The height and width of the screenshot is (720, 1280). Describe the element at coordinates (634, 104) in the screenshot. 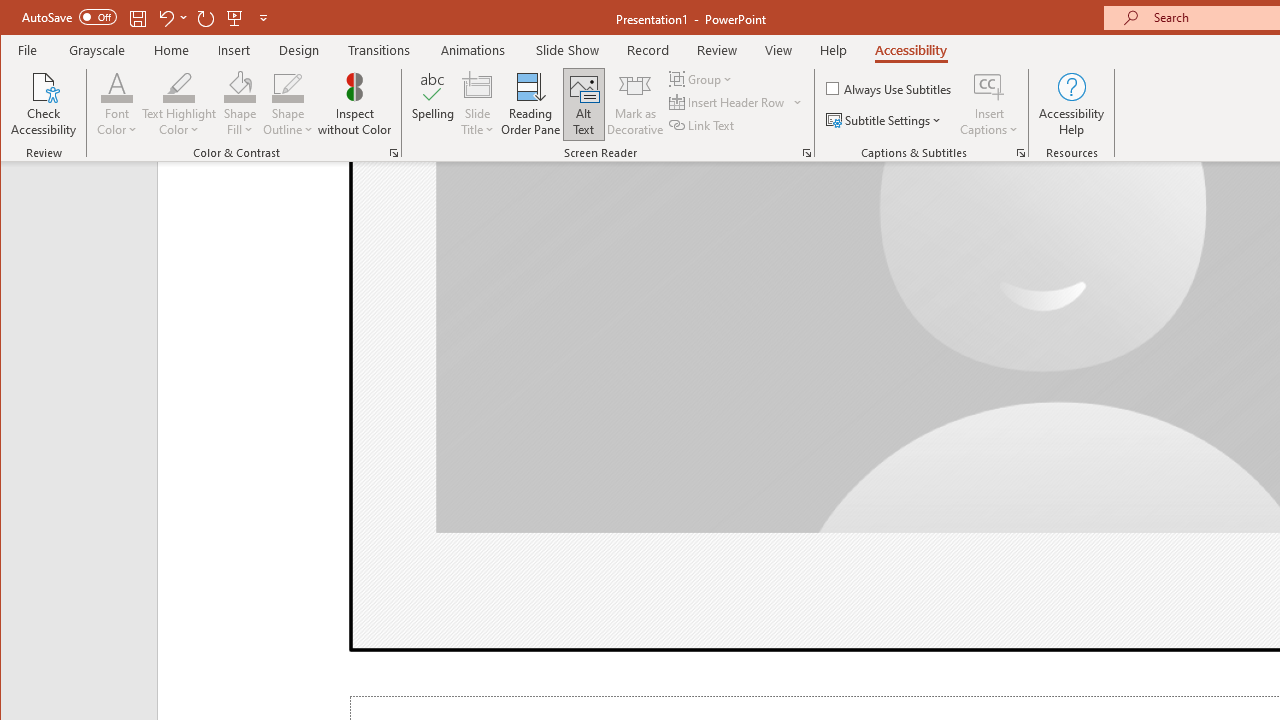

I see `'Mark as Decorative'` at that location.